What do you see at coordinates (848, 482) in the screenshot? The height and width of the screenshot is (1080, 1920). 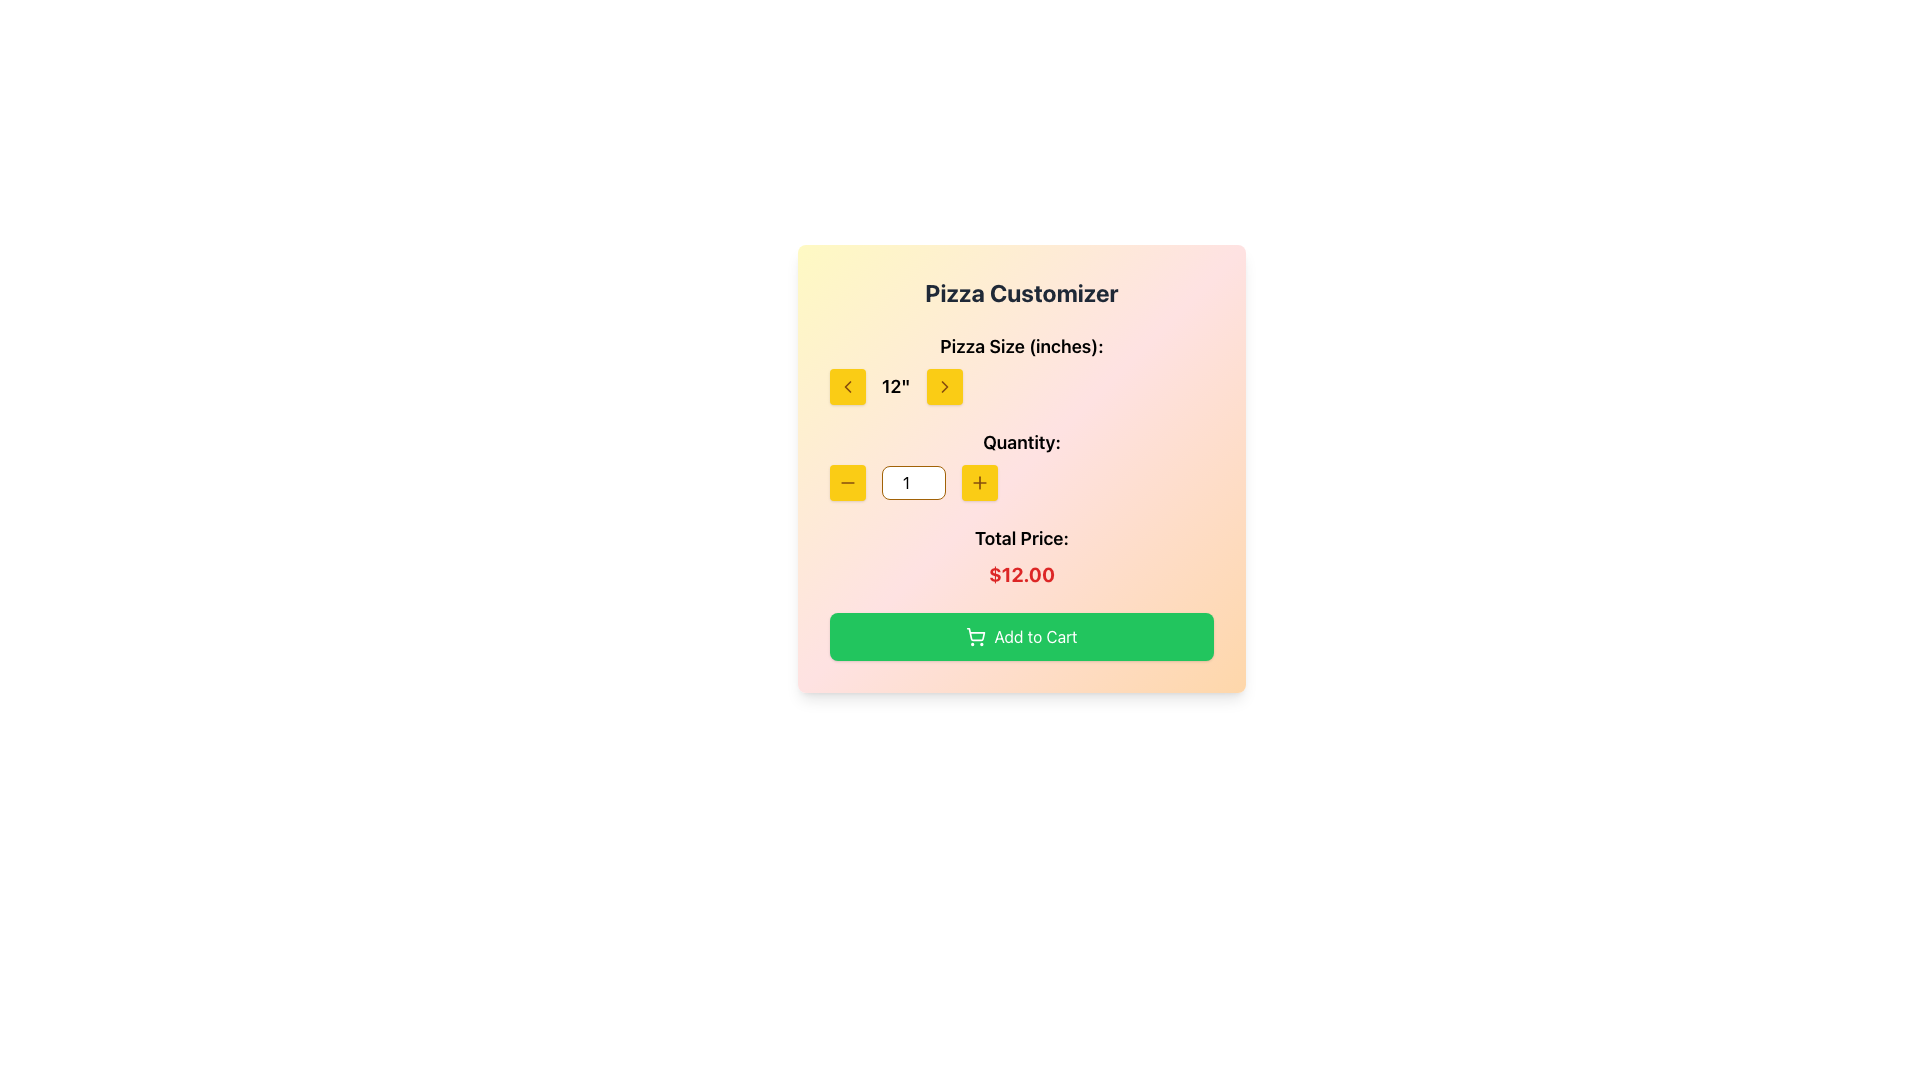 I see `the square yellow decrement button with a minus icon located to the left of the numeric input field in the pizza customizer interface to decrease the quantity` at bounding box center [848, 482].